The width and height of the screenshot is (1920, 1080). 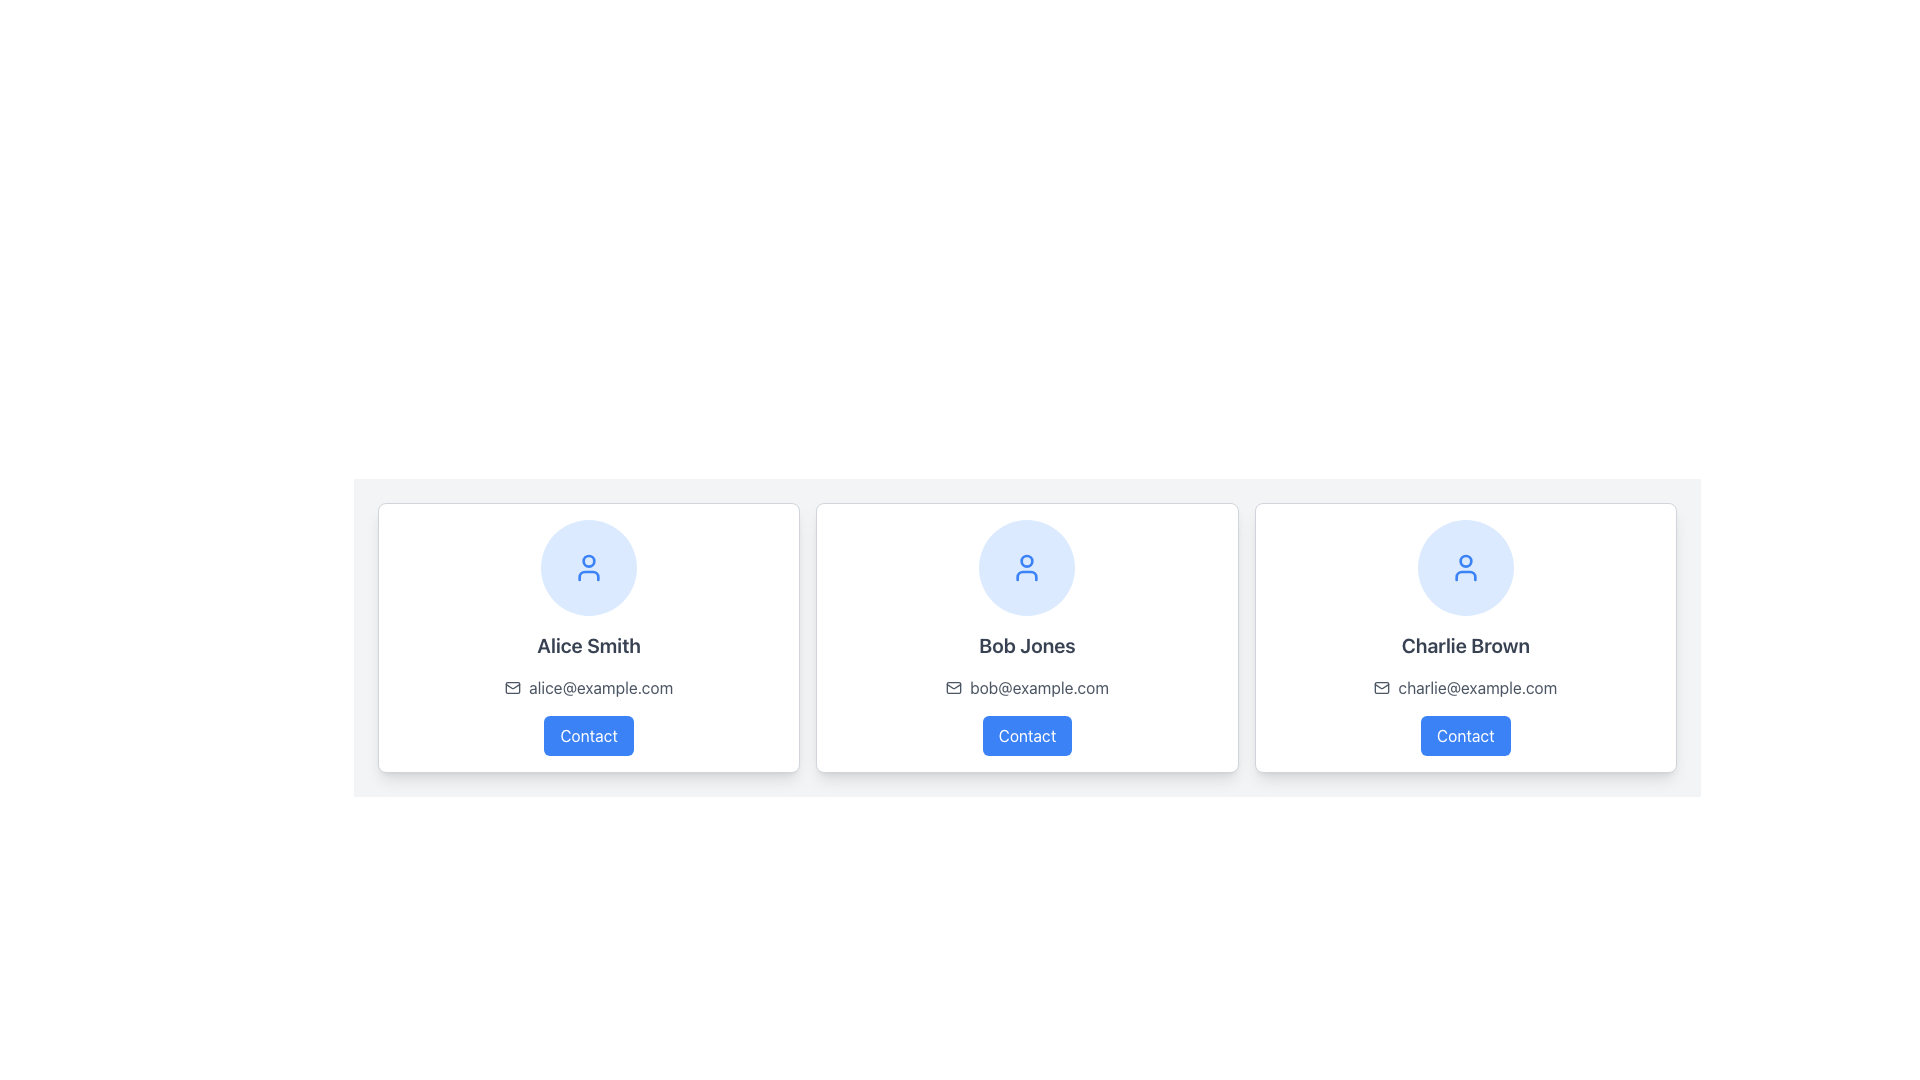 What do you see at coordinates (1465, 686) in the screenshot?
I see `the email address text field displaying 'charlie@example.com' located in the profile card for 'Charlie Brown', positioned beneath the name and above the 'Contact' button` at bounding box center [1465, 686].